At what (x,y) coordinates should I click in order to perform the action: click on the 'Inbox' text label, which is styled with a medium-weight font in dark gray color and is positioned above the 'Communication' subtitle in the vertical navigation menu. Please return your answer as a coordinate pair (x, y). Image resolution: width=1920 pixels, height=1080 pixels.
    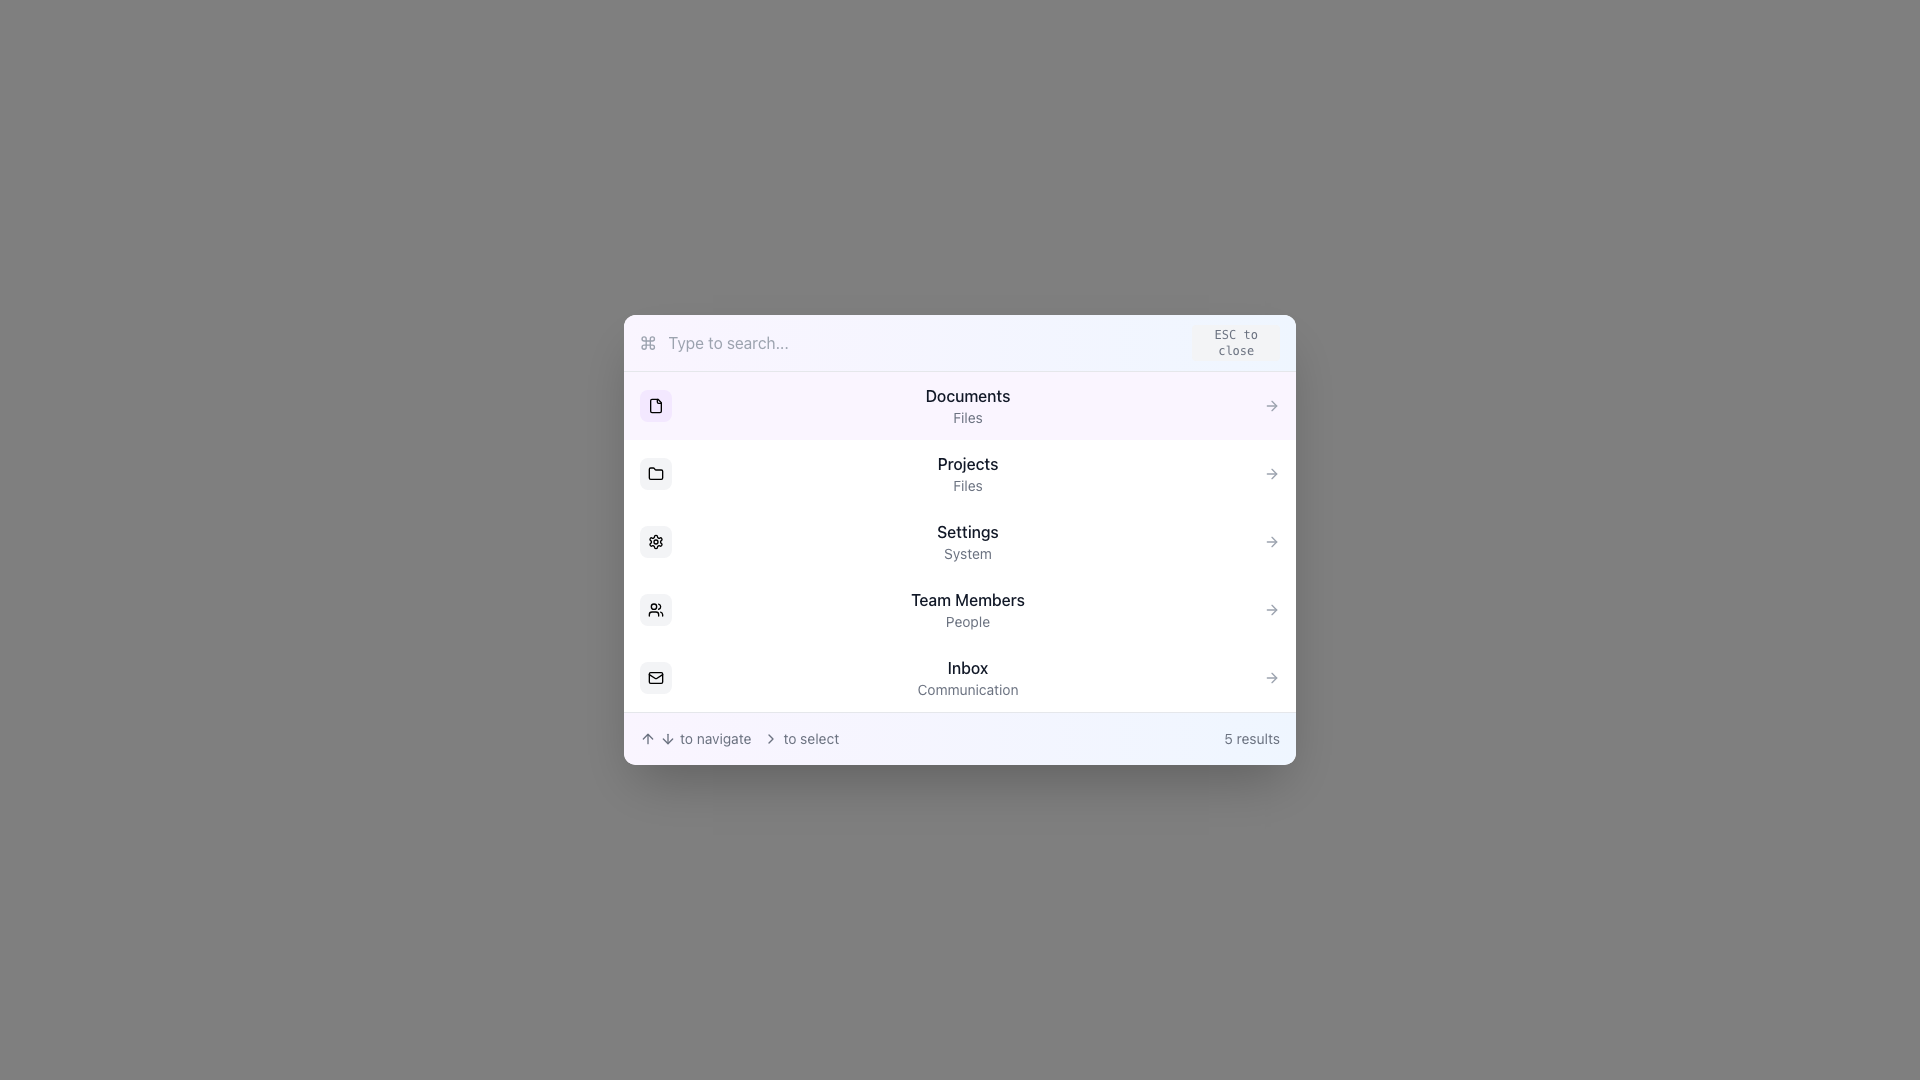
    Looking at the image, I should click on (968, 667).